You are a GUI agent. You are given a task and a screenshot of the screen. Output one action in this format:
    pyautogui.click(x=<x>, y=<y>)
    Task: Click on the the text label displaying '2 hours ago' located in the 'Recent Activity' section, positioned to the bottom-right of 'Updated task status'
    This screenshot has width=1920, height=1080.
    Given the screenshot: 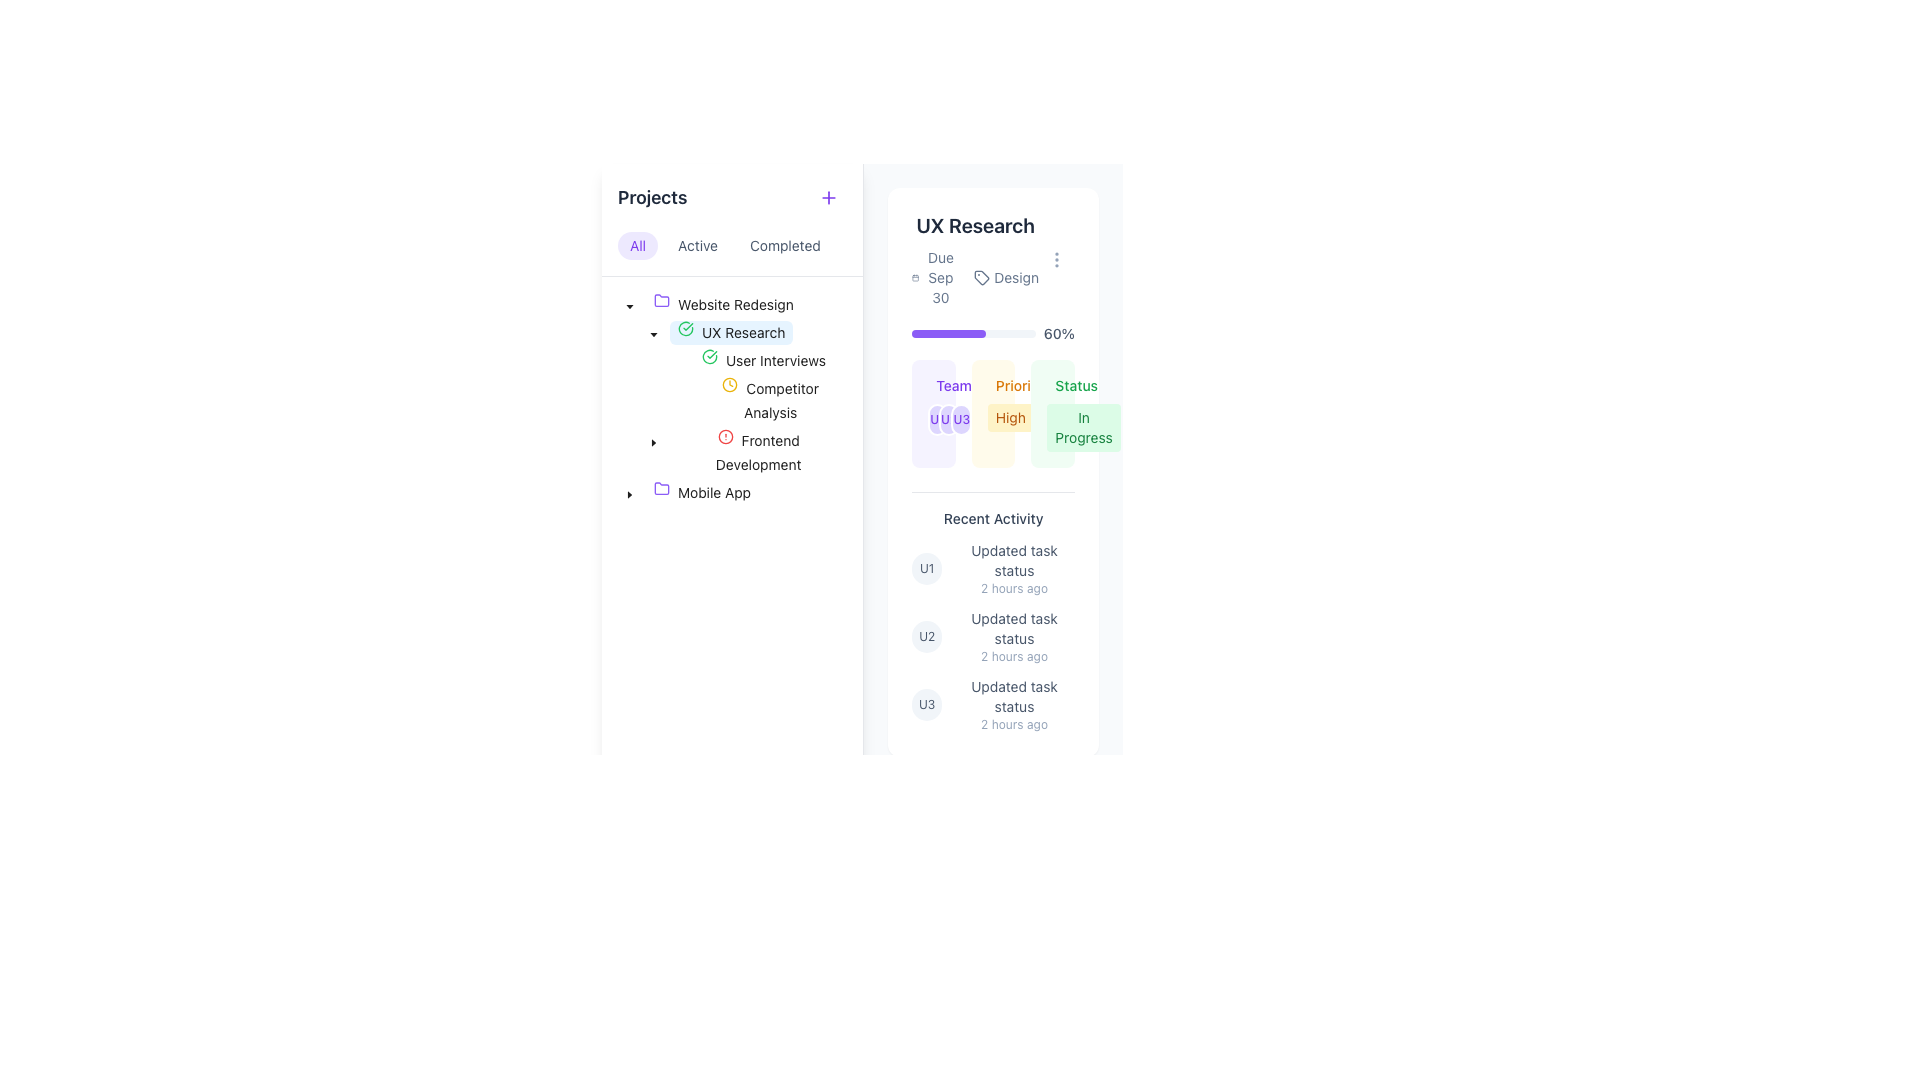 What is the action you would take?
    pyautogui.click(x=1014, y=725)
    